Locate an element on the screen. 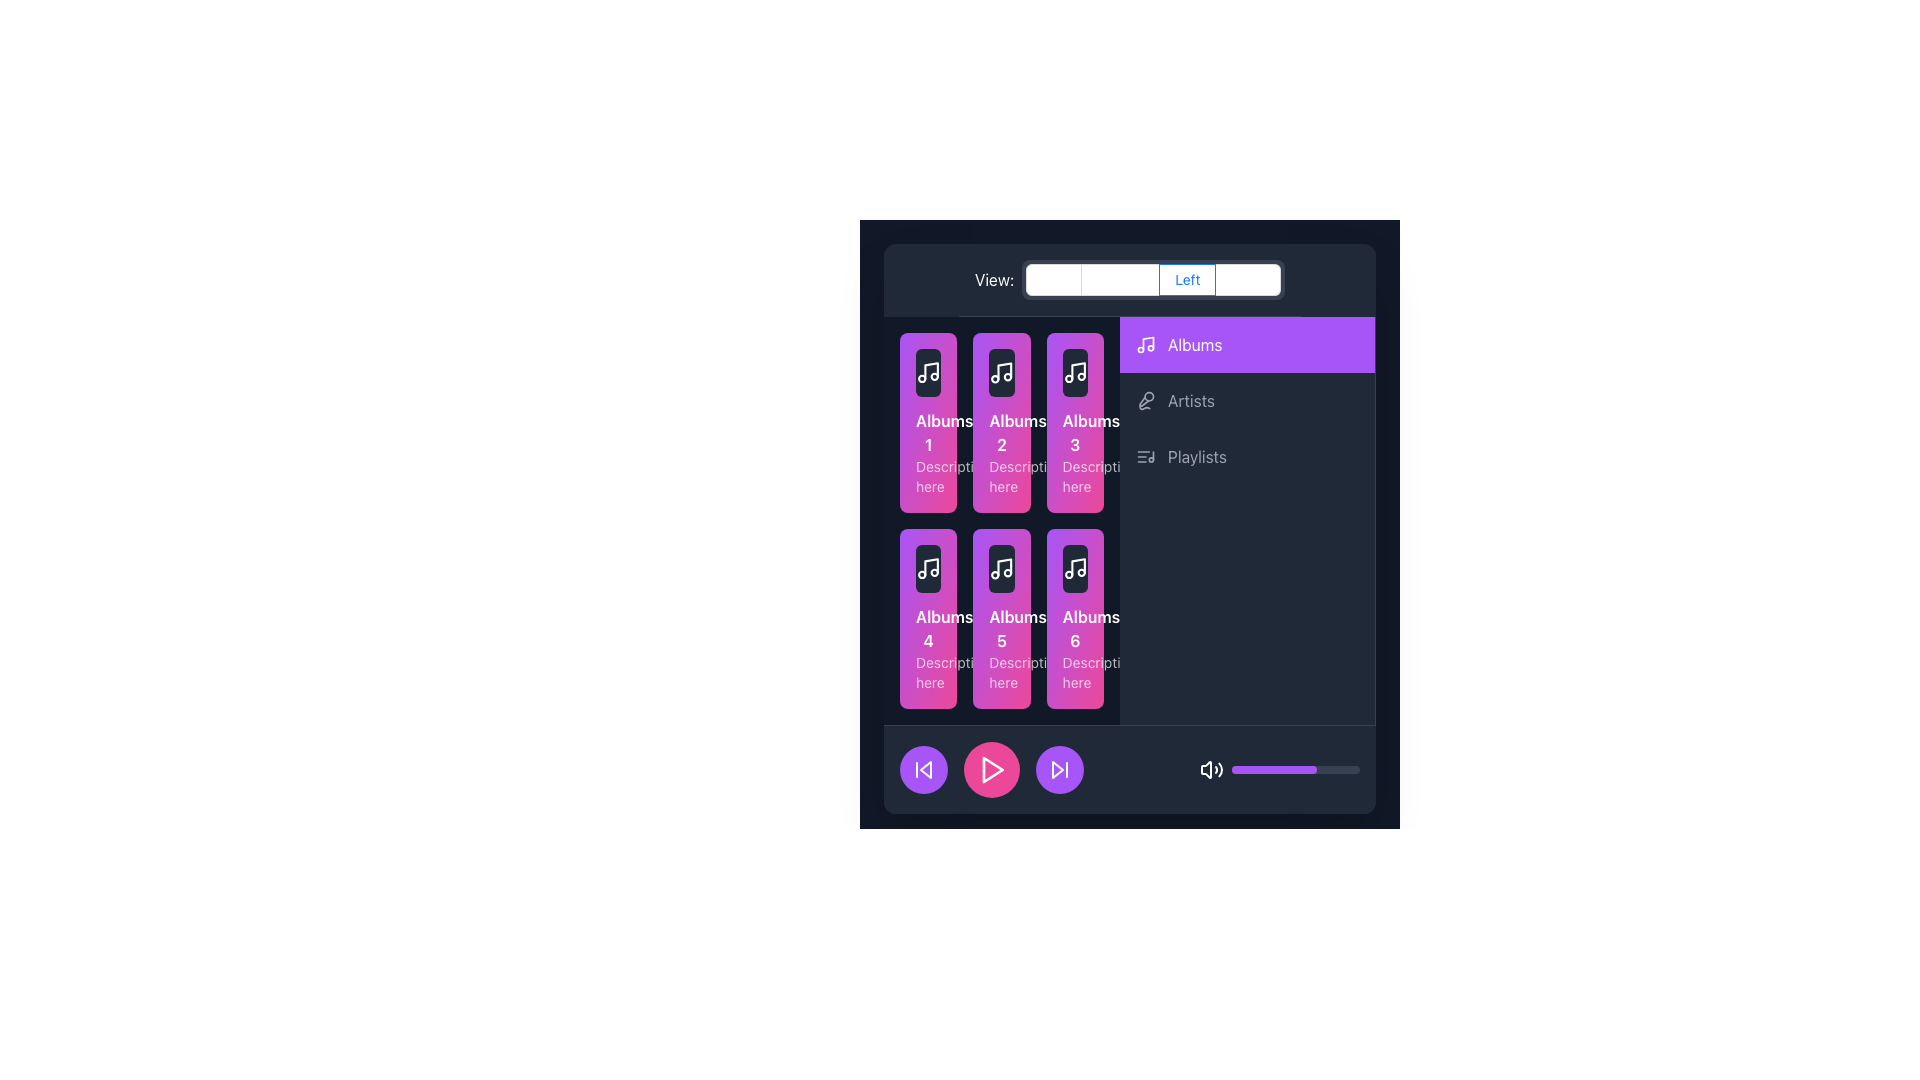 The image size is (1920, 1080). the album cover placeholder icon located inside the last card labeled 'Albums 6' in the 'Albums' section is located at coordinates (1074, 569).